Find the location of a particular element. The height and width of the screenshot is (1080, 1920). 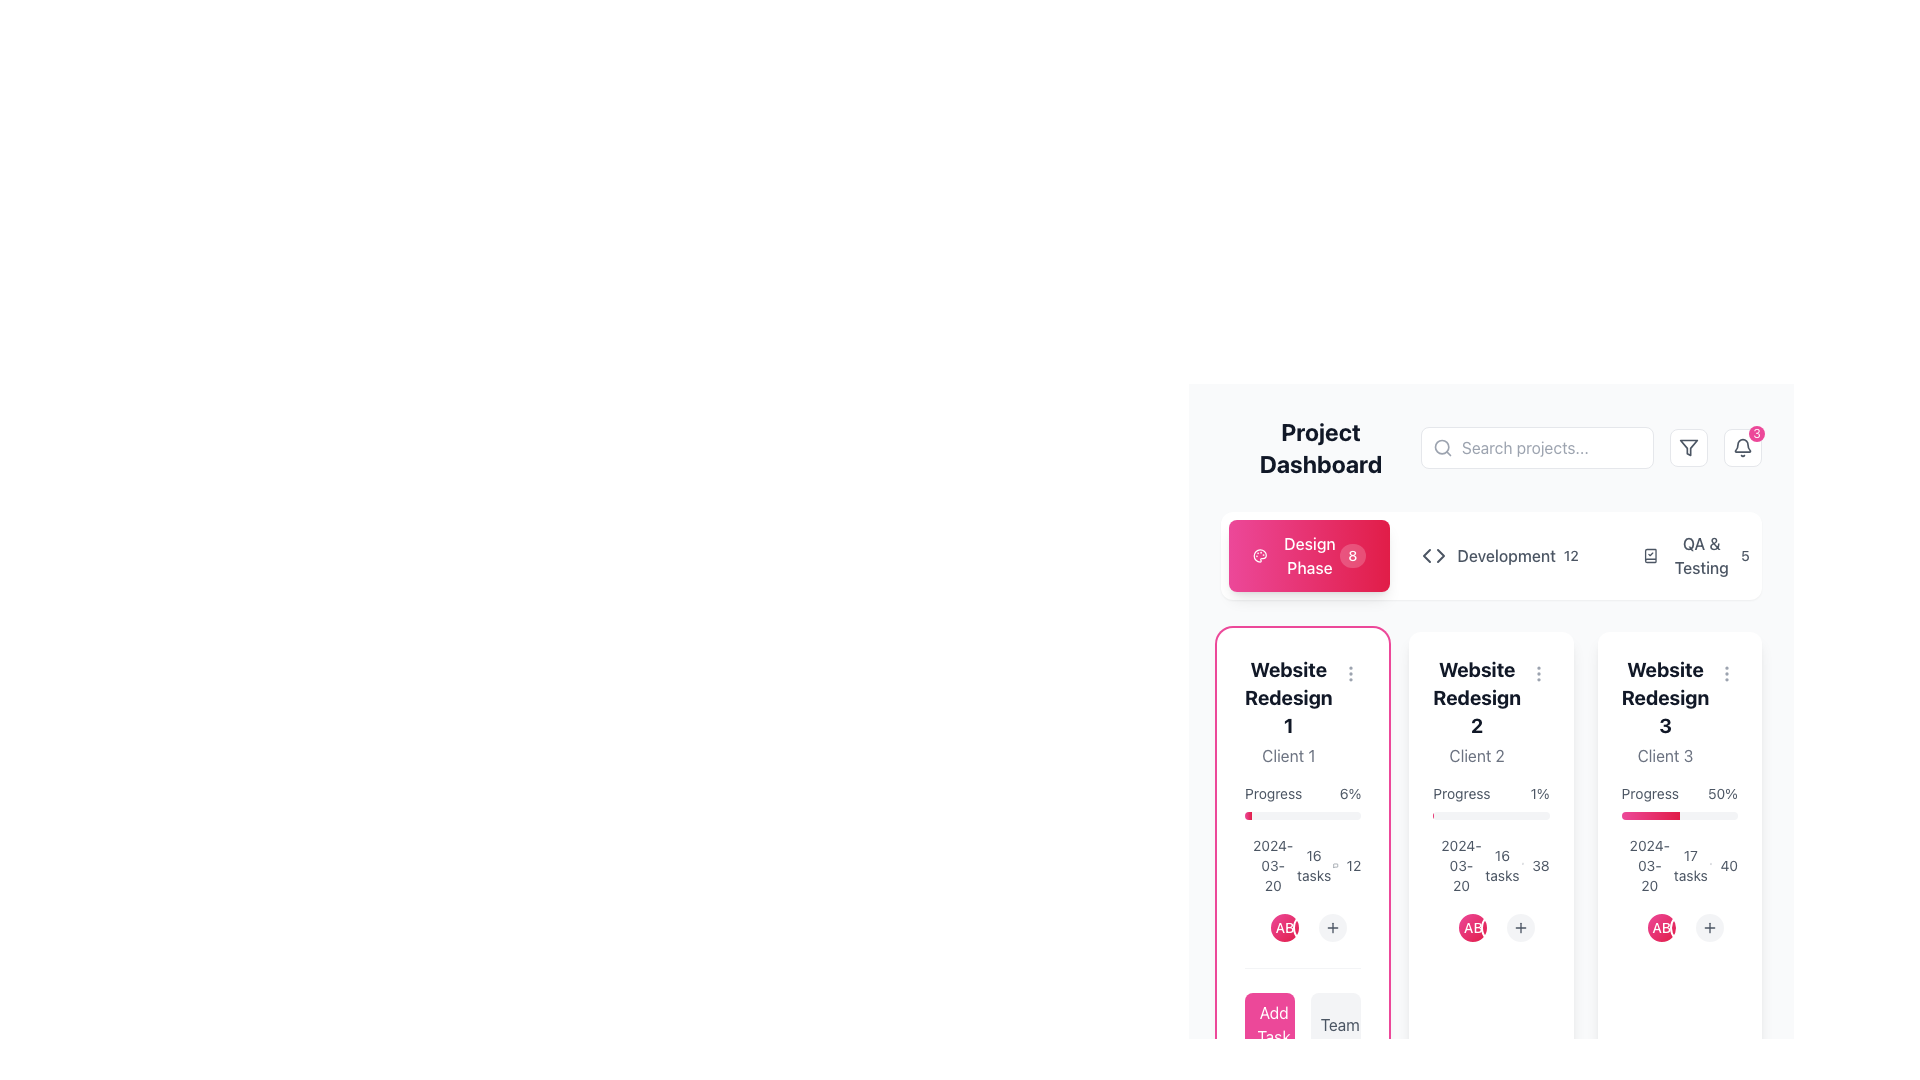

the user avatars in the composite UI component containing three circular badges and a plus button is located at coordinates (1485, 928).